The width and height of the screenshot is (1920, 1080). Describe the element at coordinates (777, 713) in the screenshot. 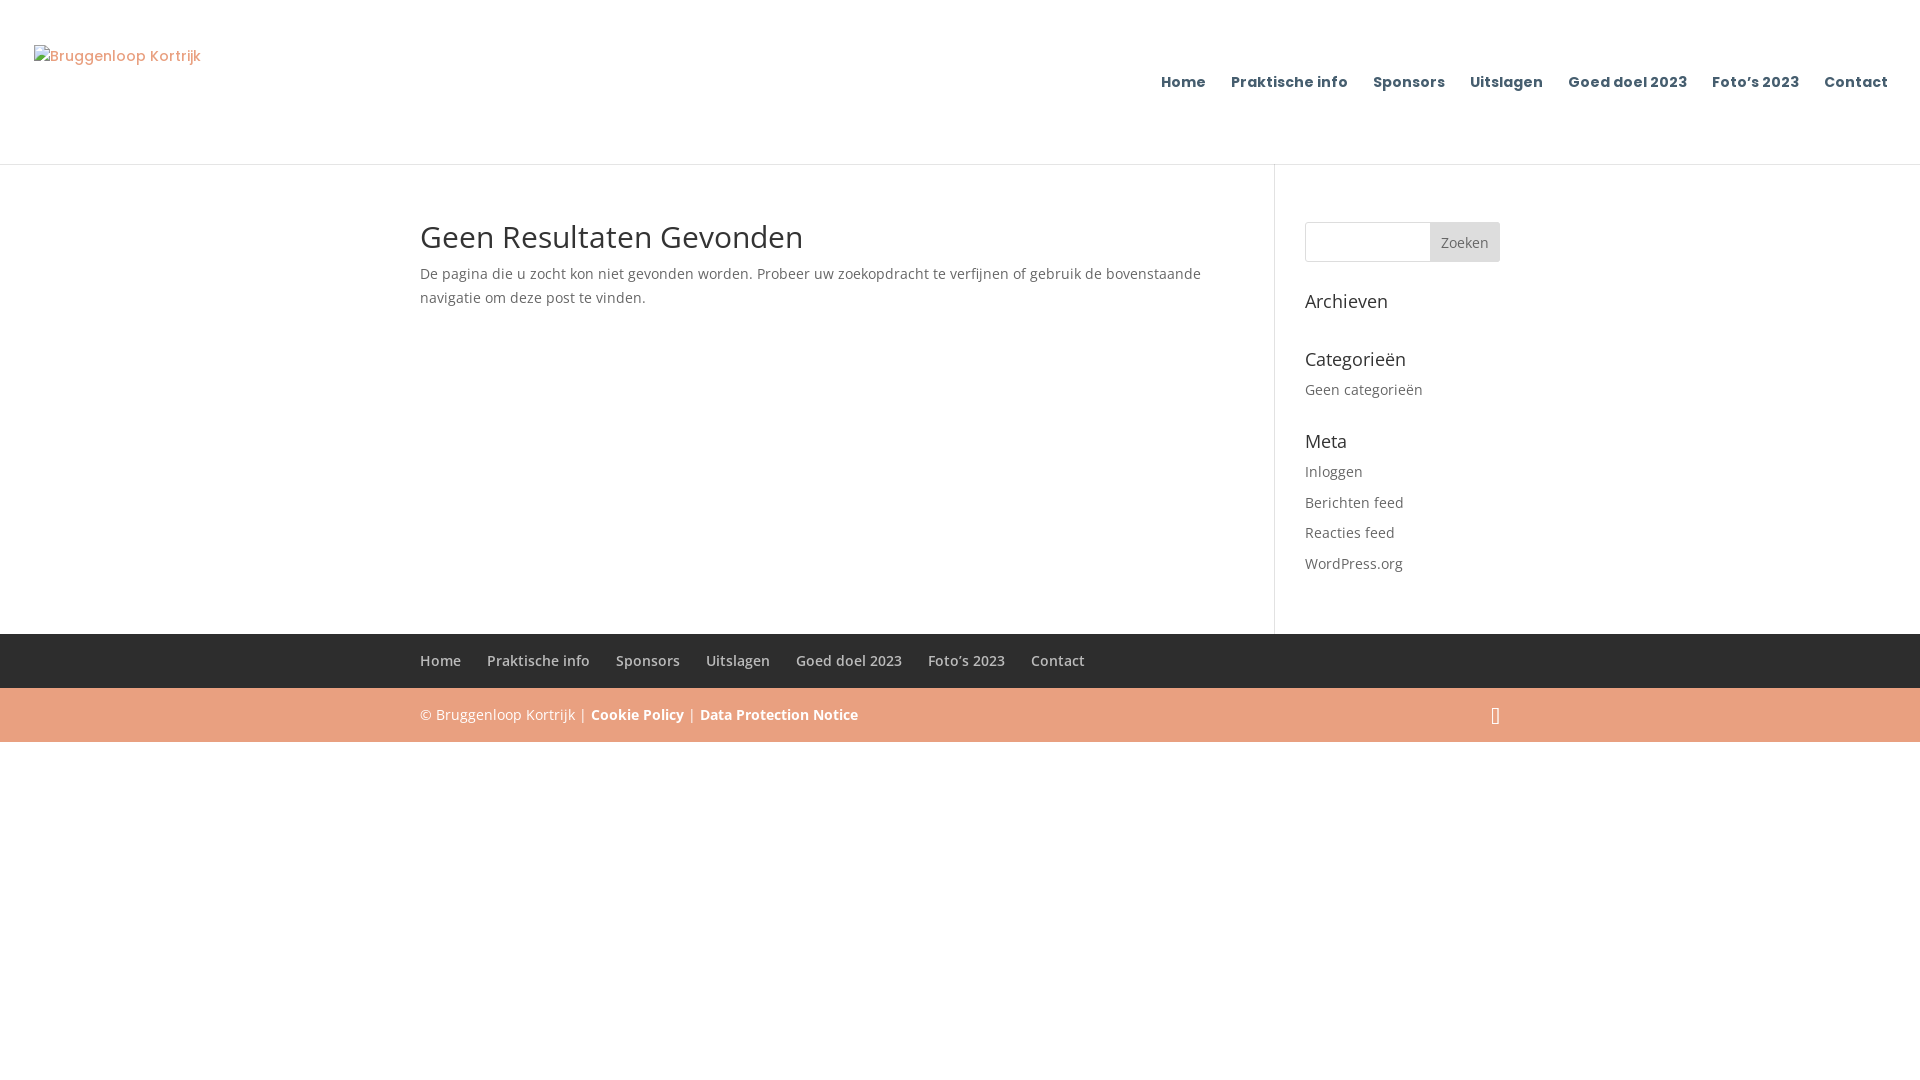

I see `'Data Protection Notice'` at that location.